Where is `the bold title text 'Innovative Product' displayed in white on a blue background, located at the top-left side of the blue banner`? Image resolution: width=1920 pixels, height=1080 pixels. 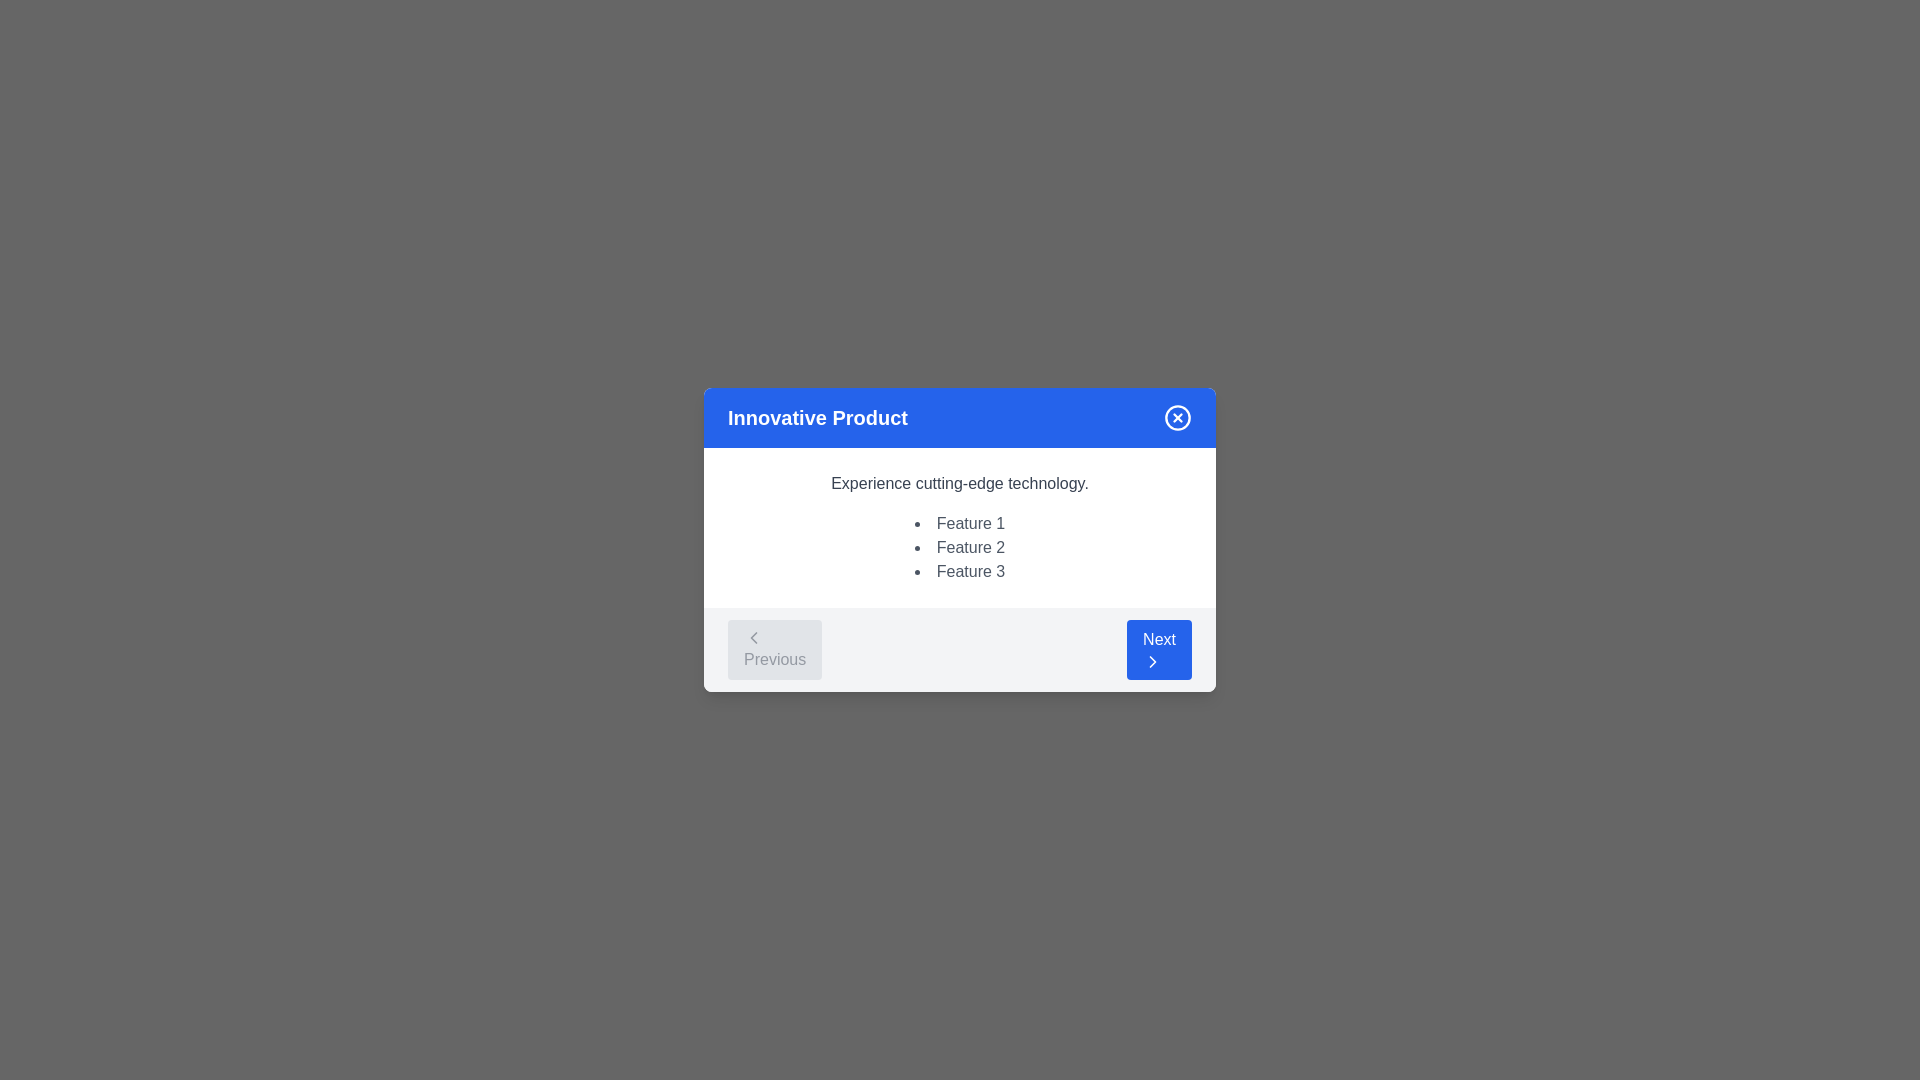 the bold title text 'Innovative Product' displayed in white on a blue background, located at the top-left side of the blue banner is located at coordinates (818, 416).